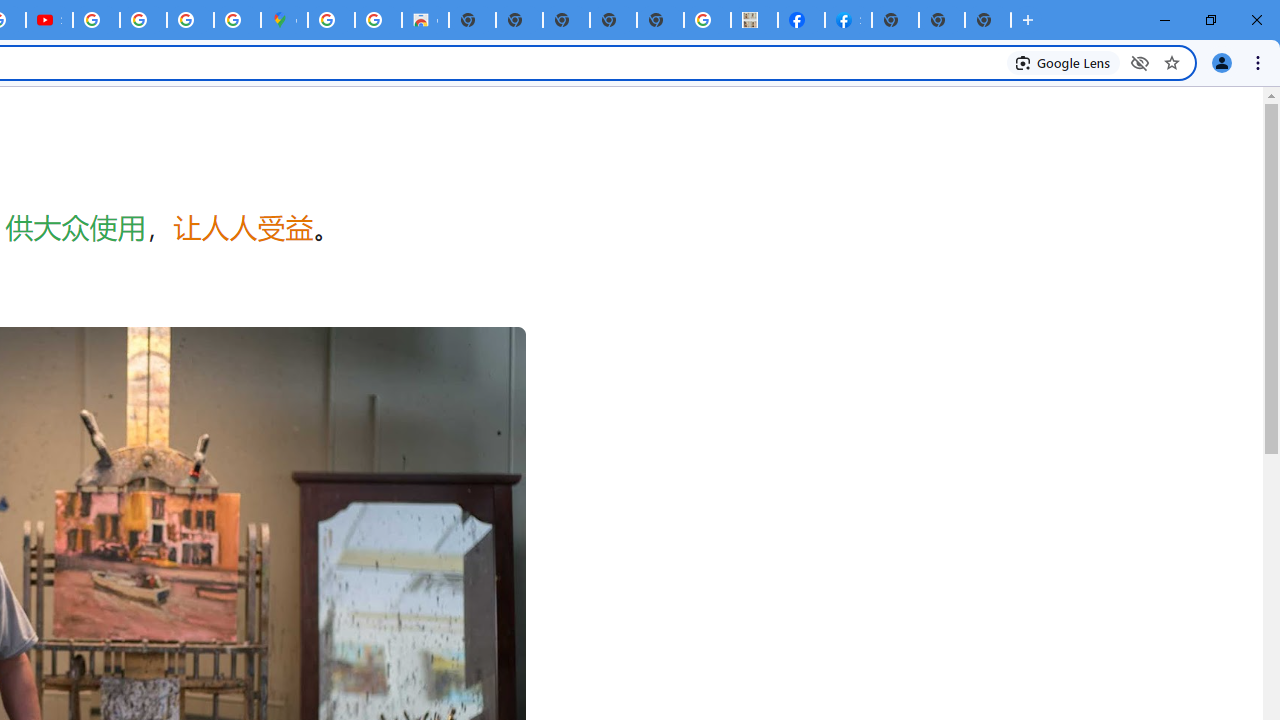 The image size is (1280, 720). I want to click on 'Sign Up for Facebook', so click(848, 20).